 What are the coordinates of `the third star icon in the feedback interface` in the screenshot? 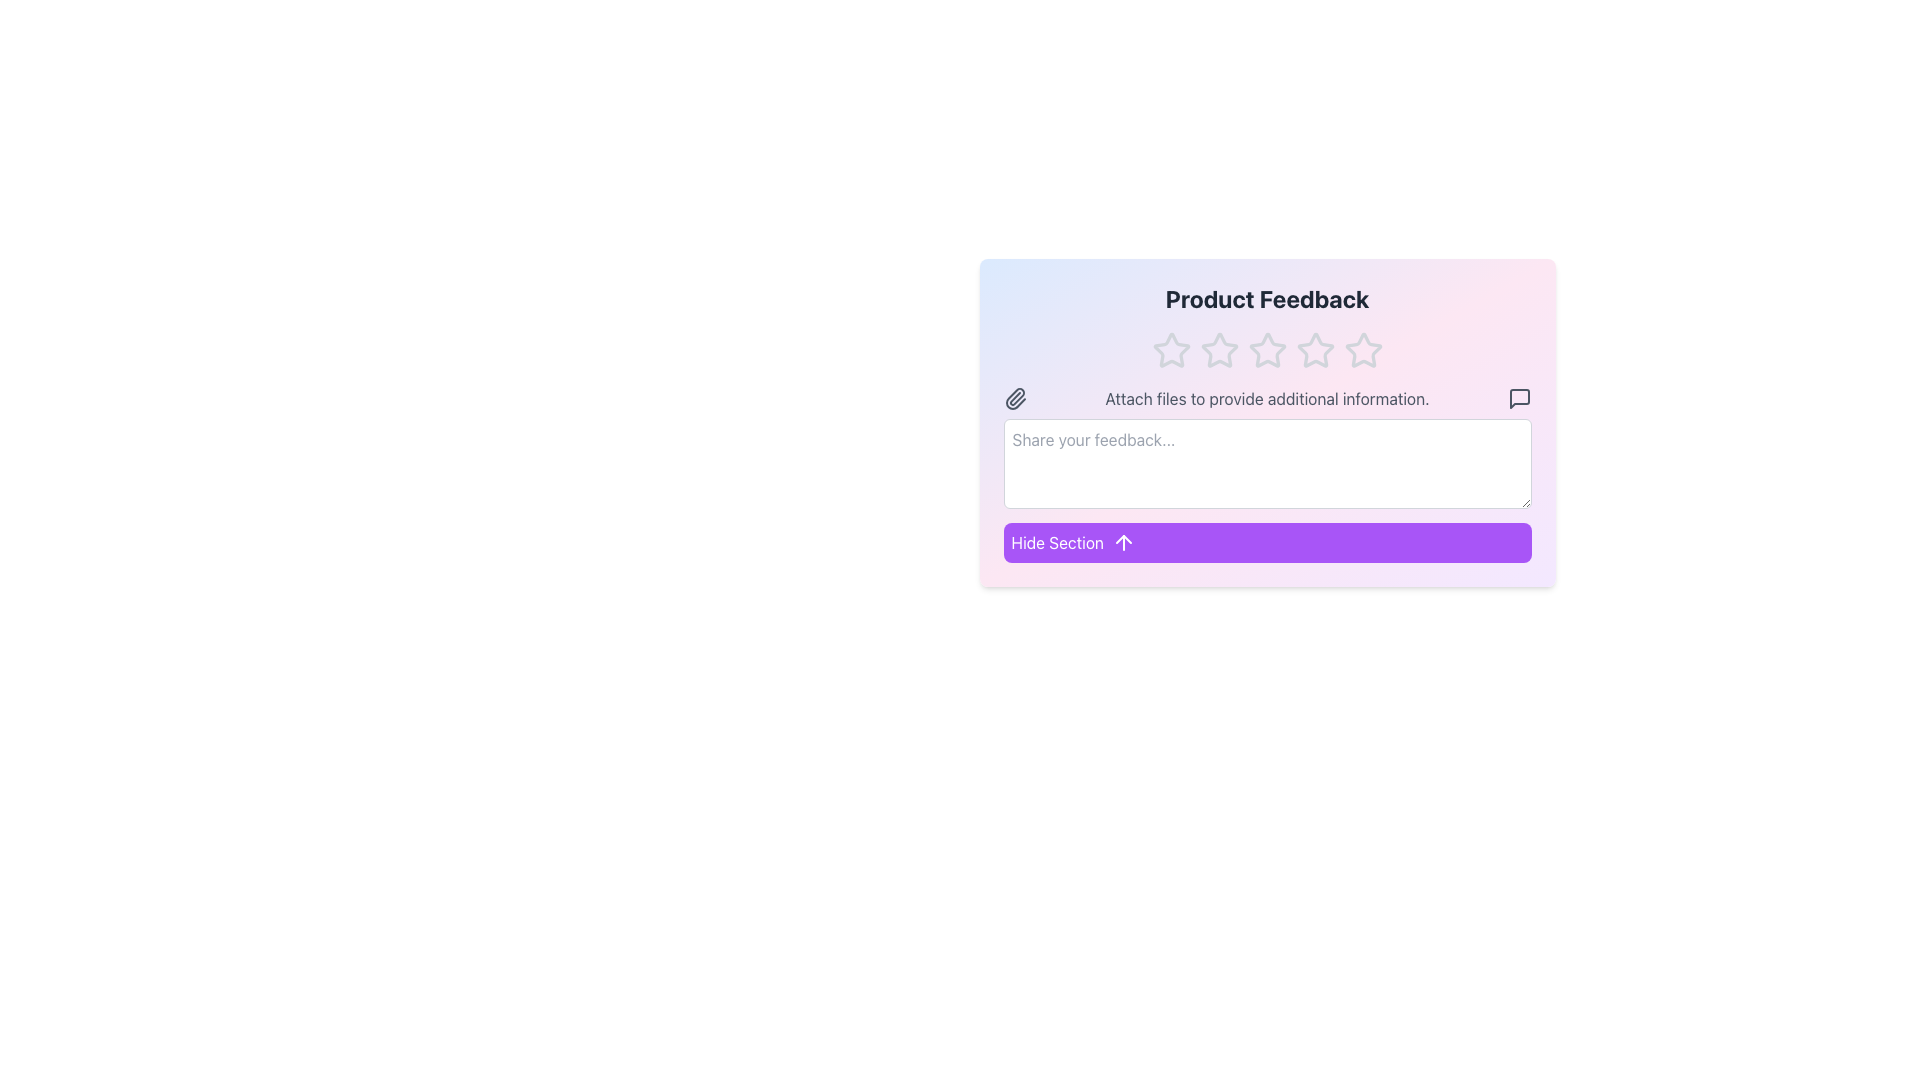 It's located at (1315, 349).